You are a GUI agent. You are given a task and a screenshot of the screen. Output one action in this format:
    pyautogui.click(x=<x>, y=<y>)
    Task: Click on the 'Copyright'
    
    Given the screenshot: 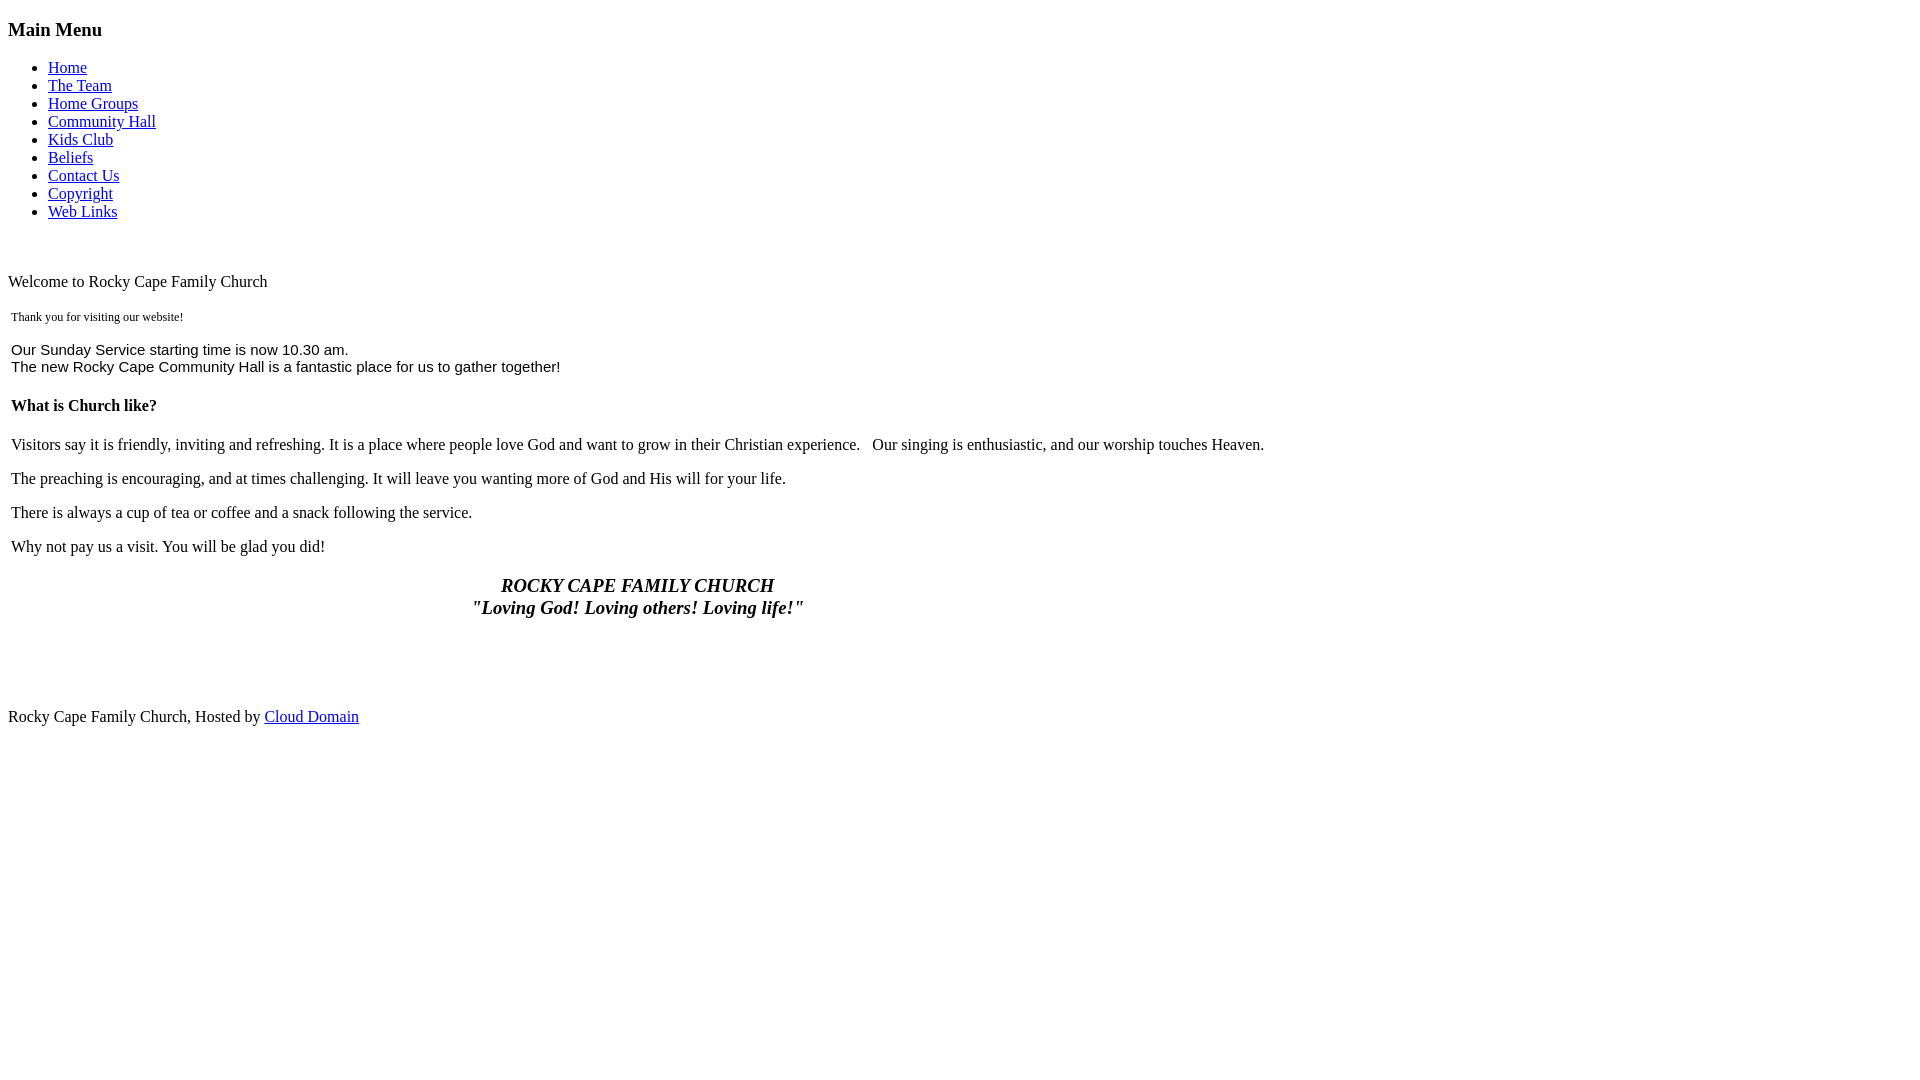 What is the action you would take?
    pyautogui.click(x=80, y=193)
    